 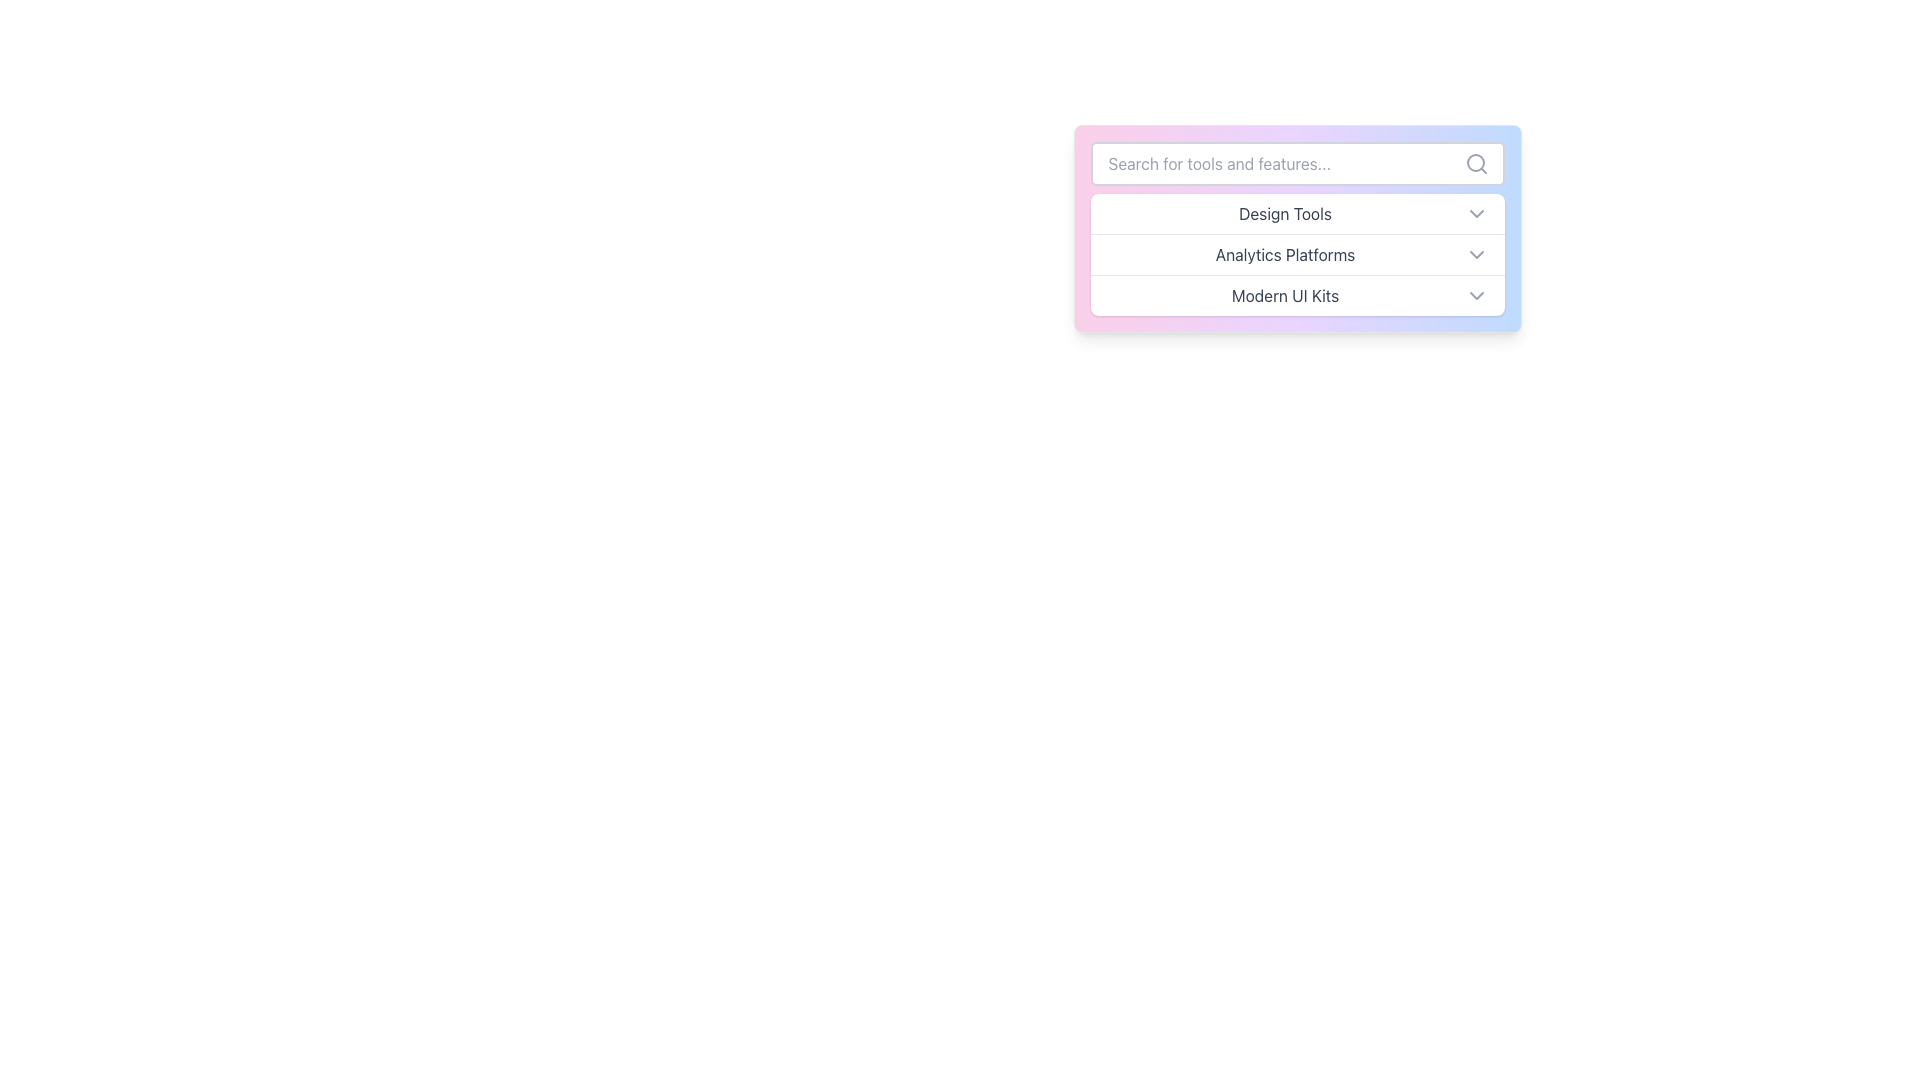 I want to click on the 'Design Tools' option in the dropdown menu, which is the first item and is horizontally centered with a chevron icon to its right, so click(x=1285, y=213).